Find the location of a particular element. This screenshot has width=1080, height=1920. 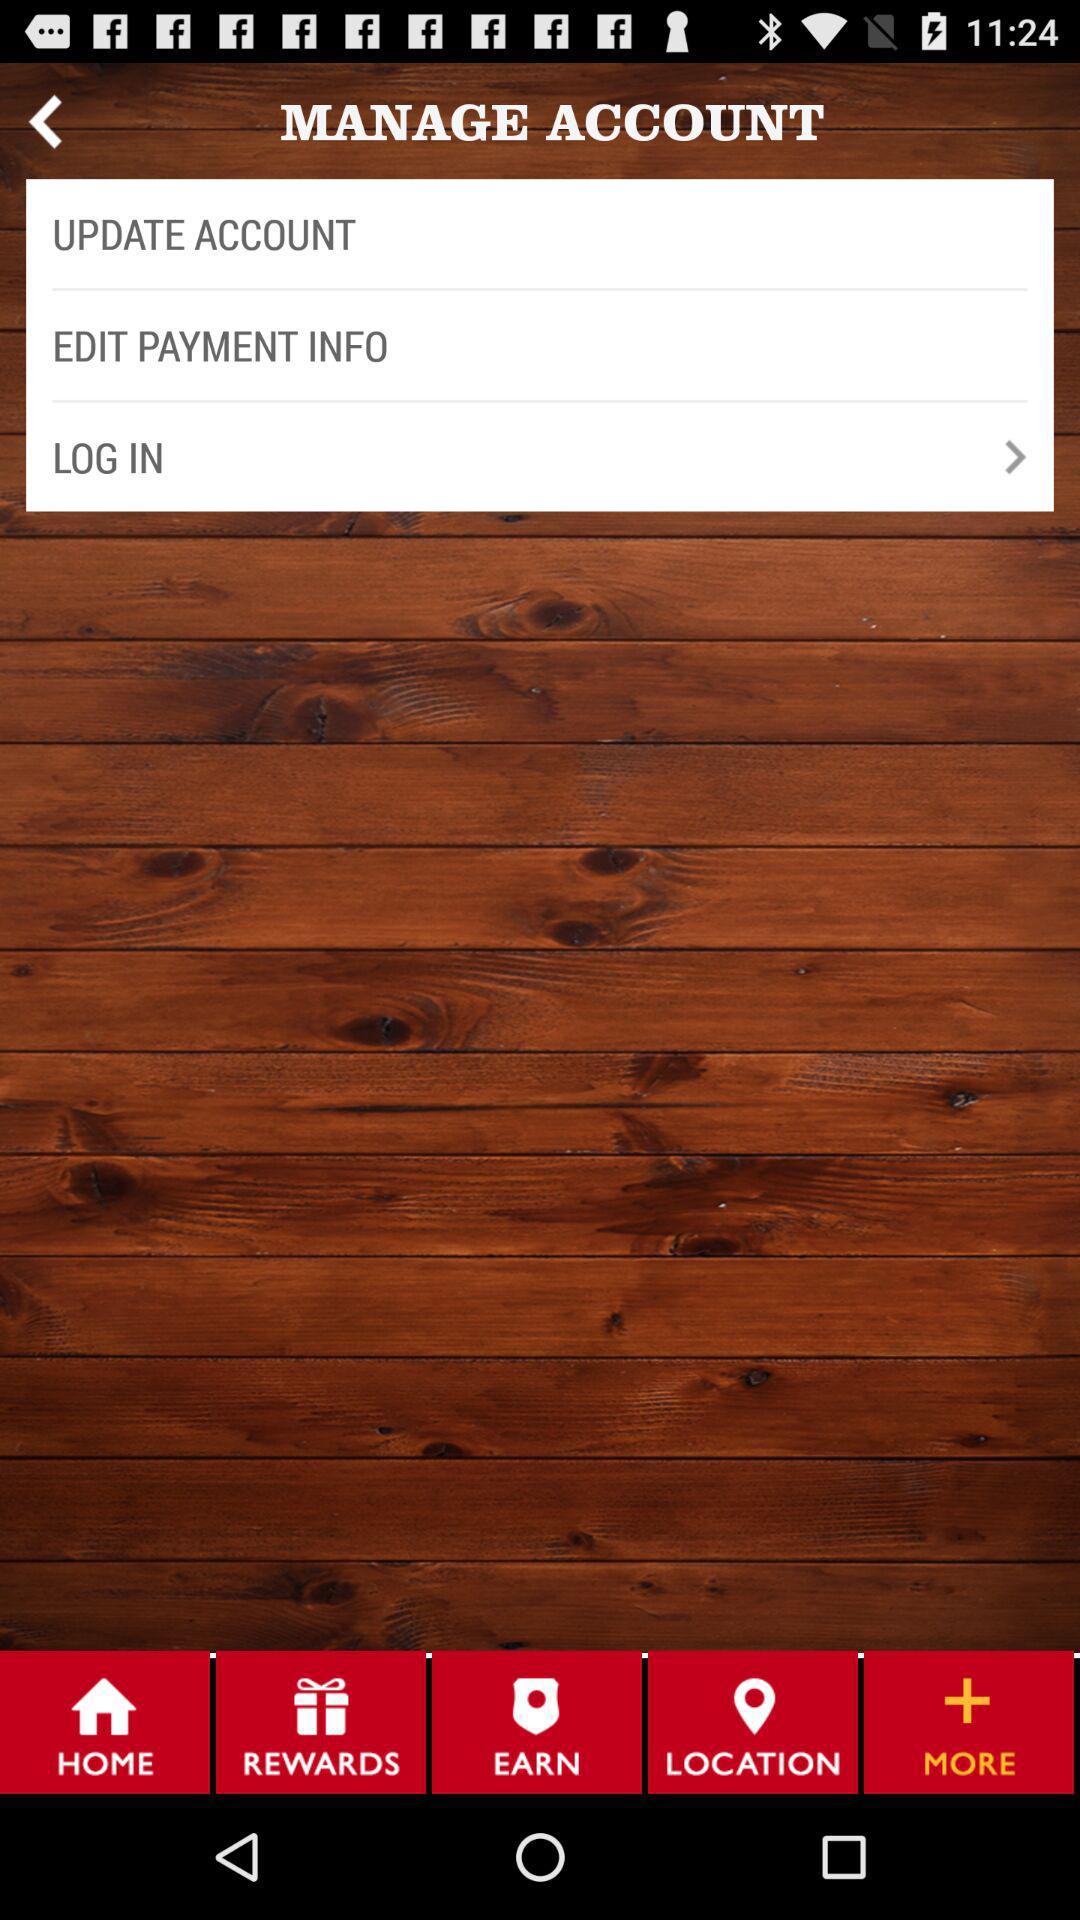

the arrow_backward icon is located at coordinates (44, 128).